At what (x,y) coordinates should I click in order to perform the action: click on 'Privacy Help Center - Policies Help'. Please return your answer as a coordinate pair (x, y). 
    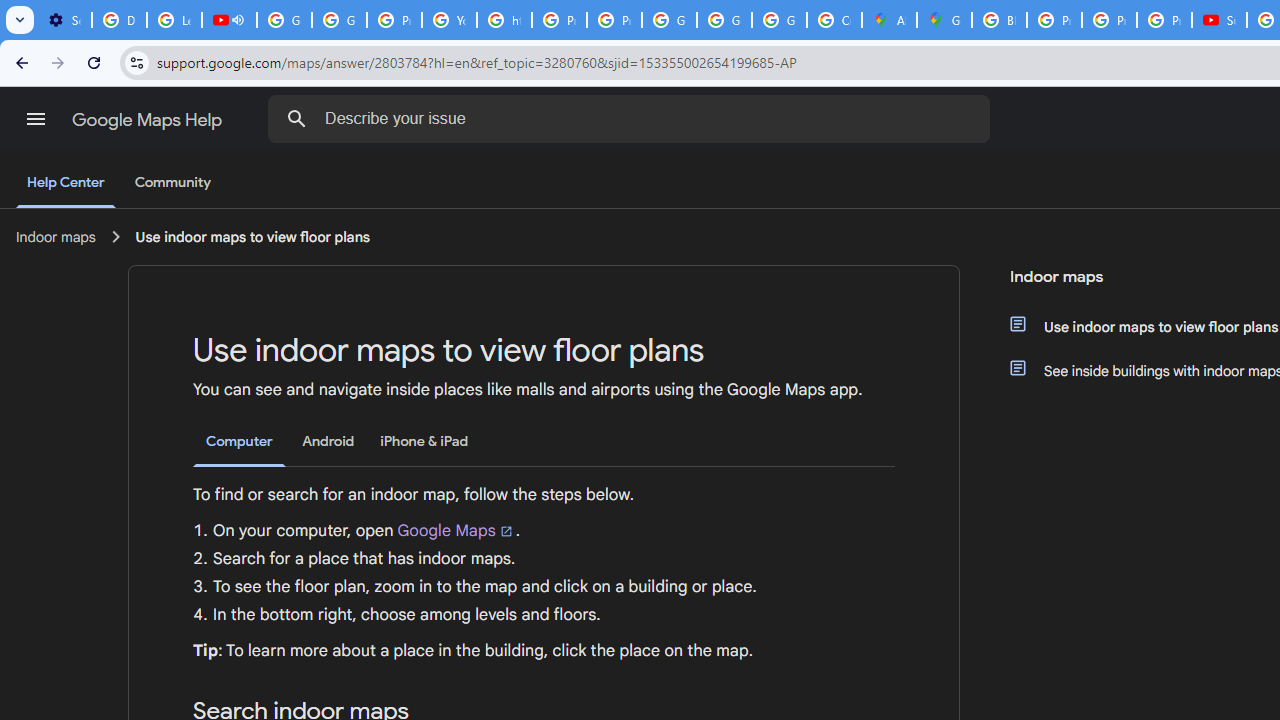
    Looking at the image, I should click on (1108, 20).